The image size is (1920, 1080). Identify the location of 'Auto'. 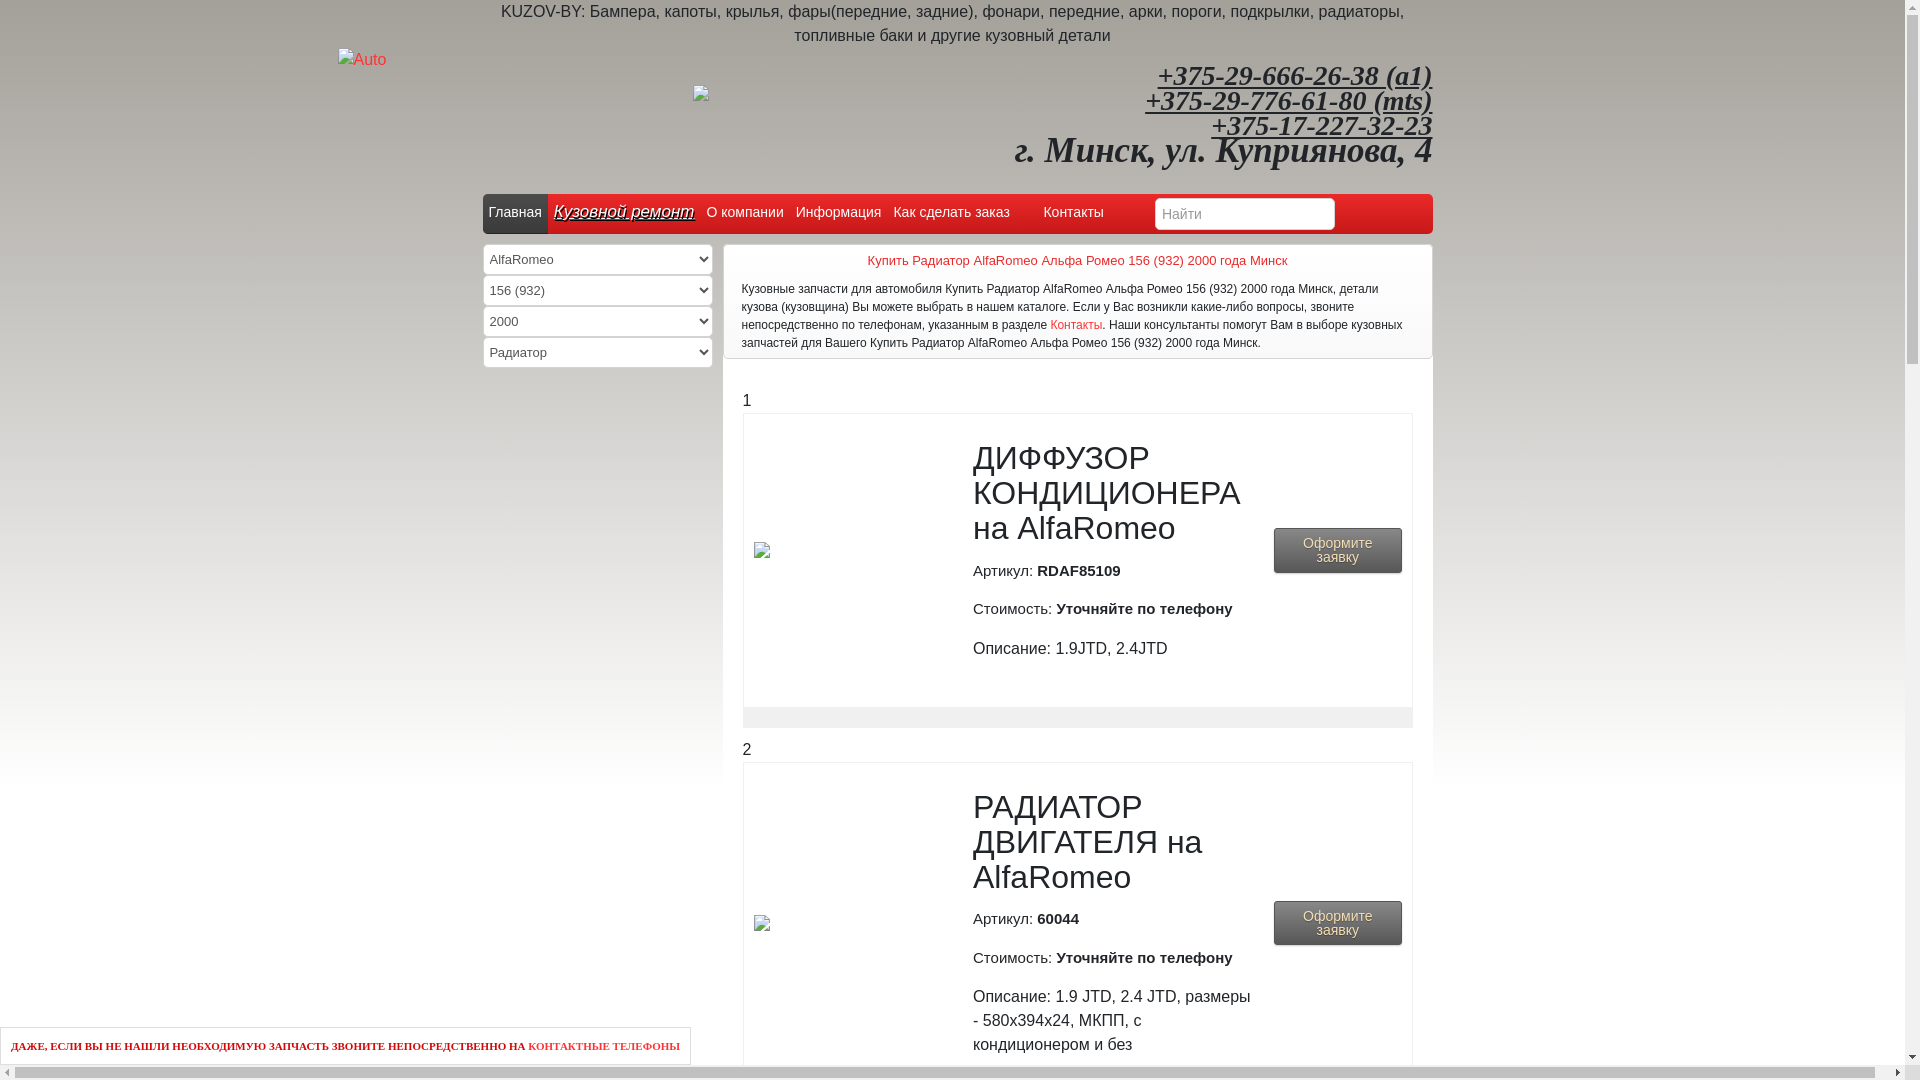
(362, 59).